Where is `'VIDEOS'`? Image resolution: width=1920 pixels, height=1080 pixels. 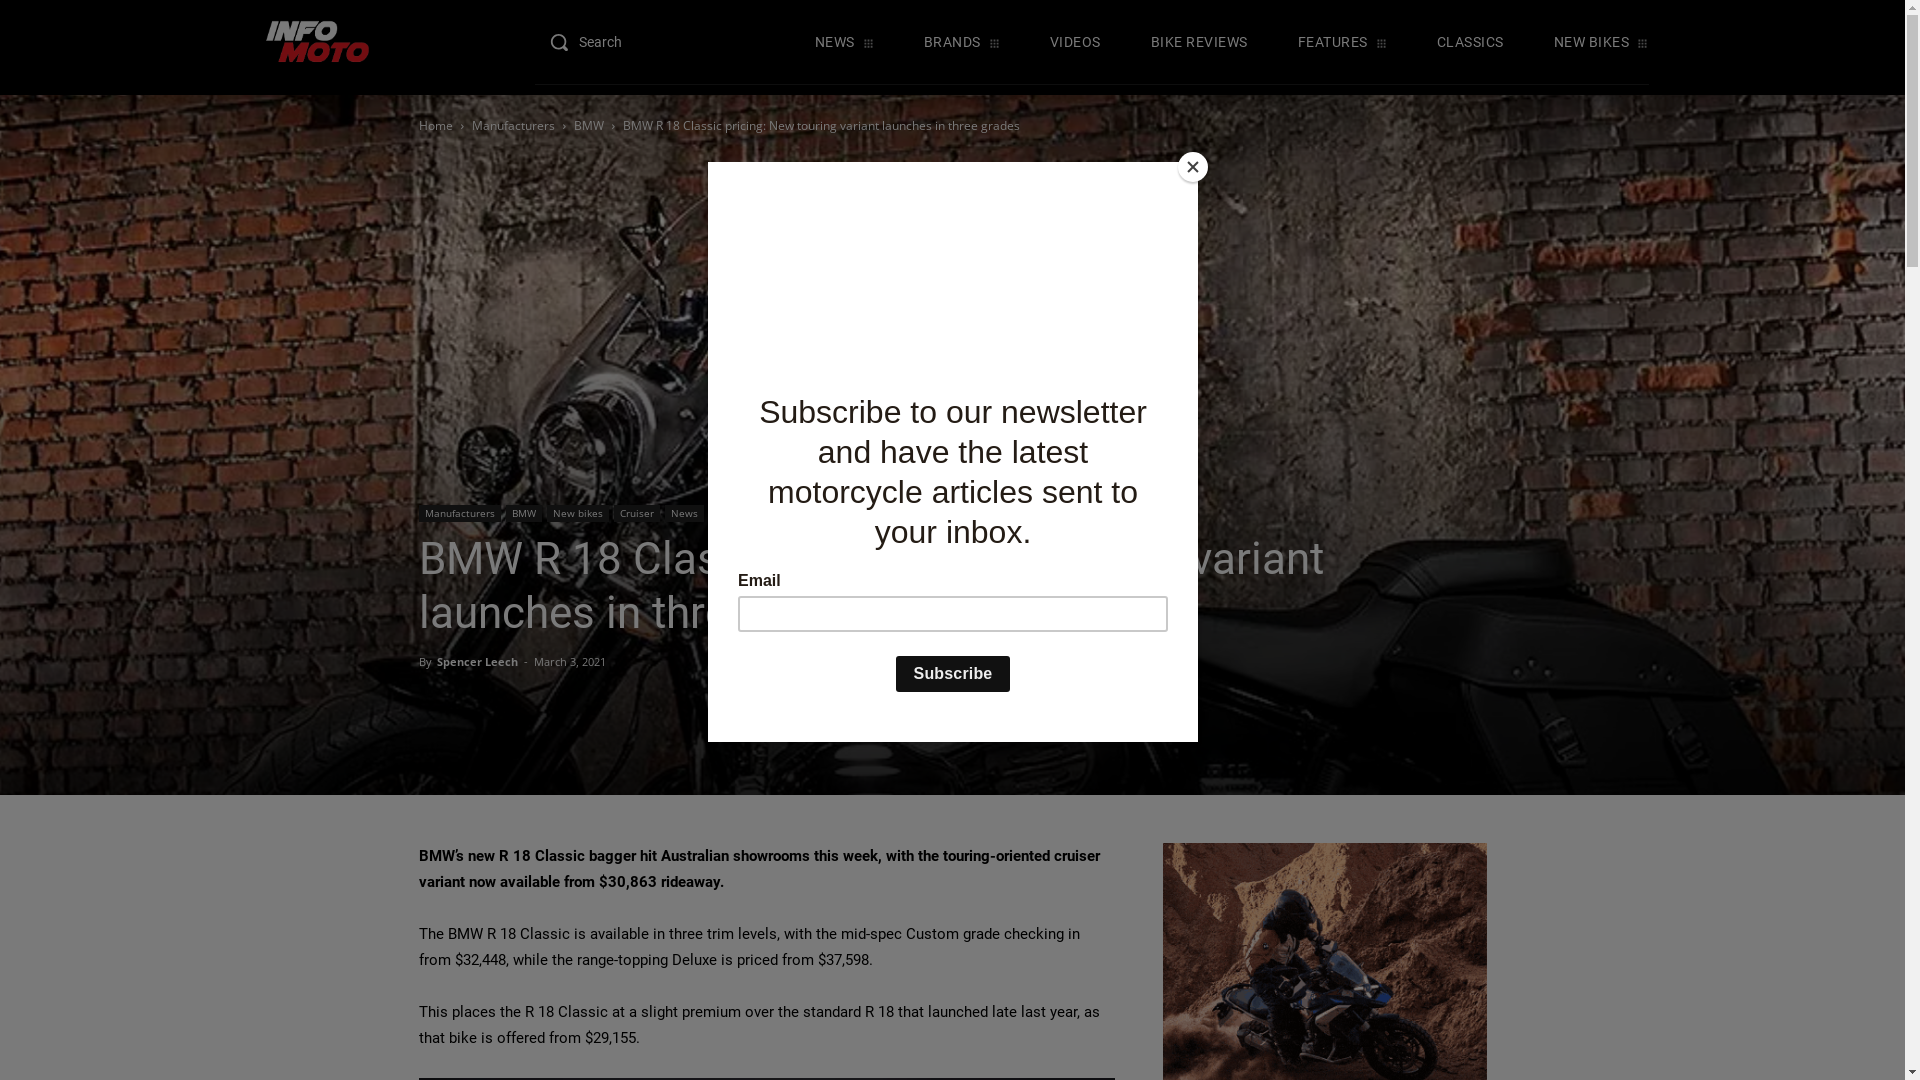
'VIDEOS' is located at coordinates (1074, 42).